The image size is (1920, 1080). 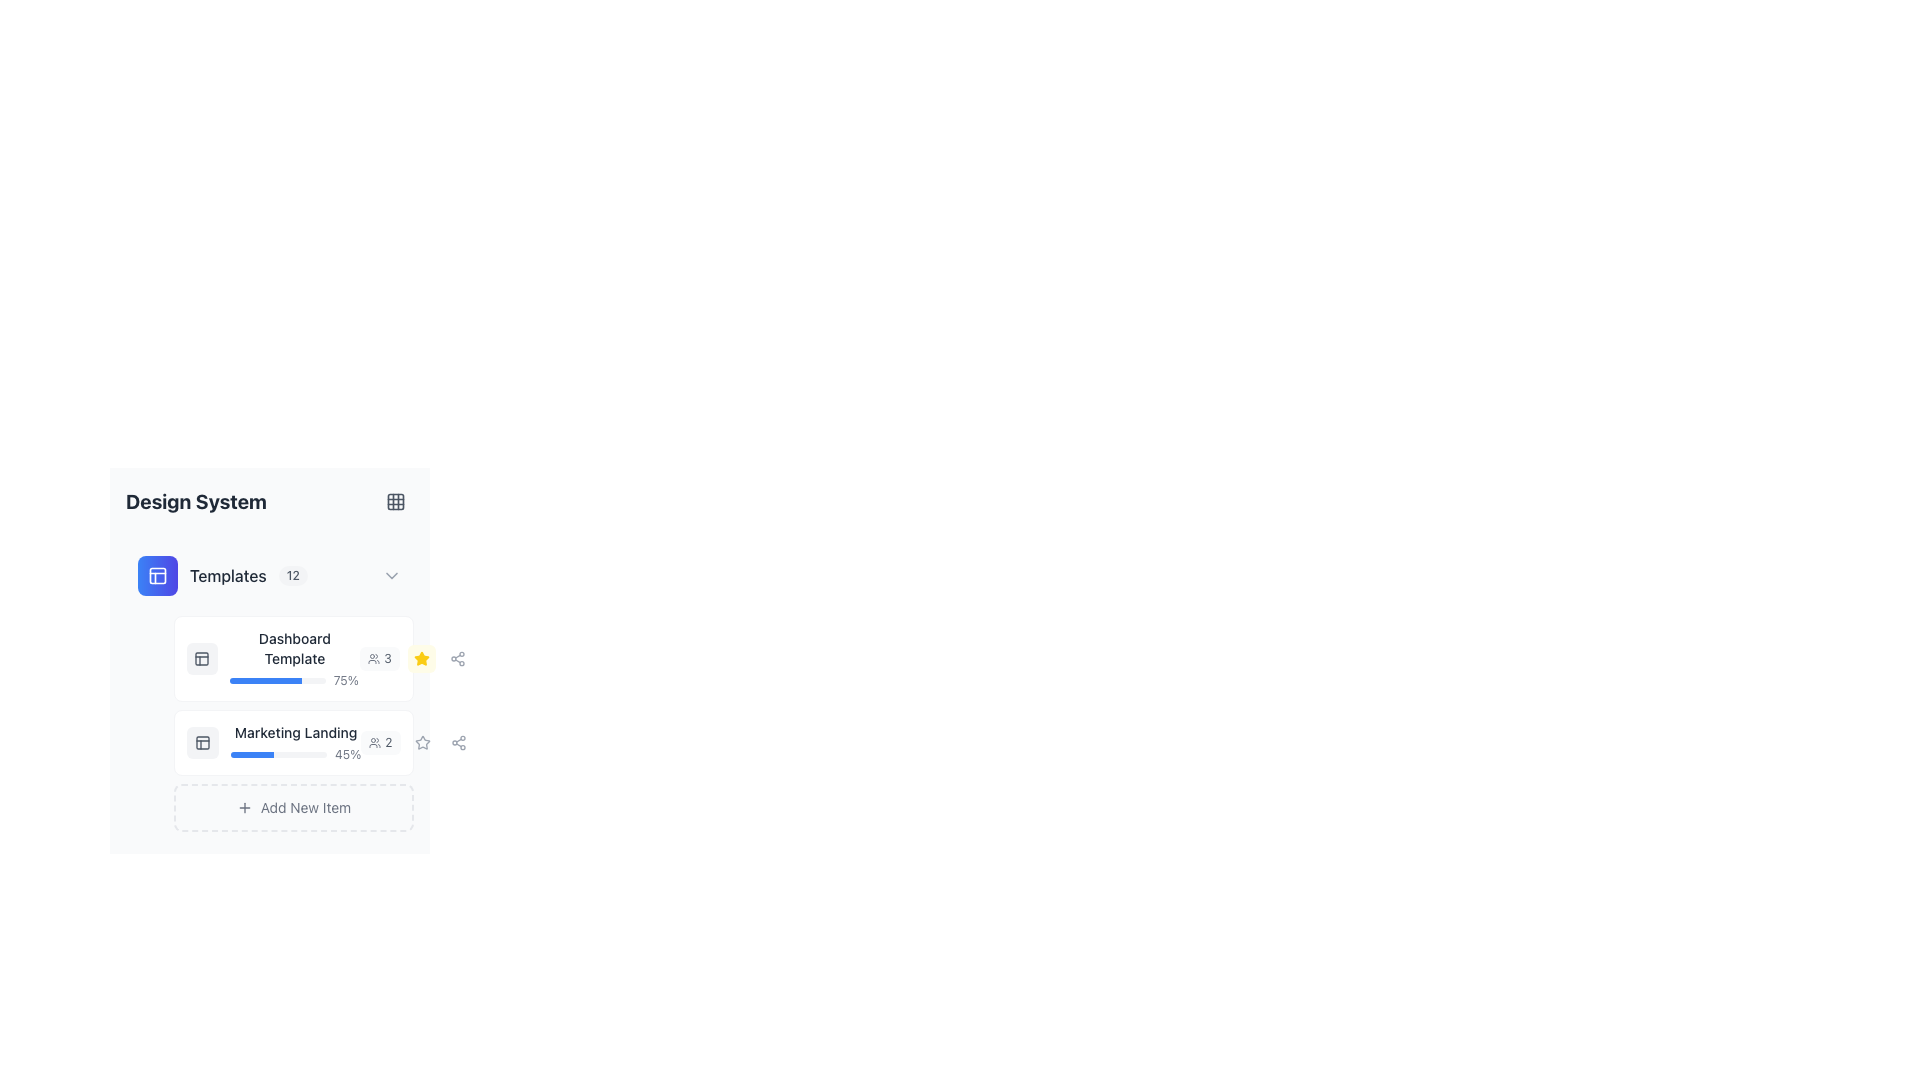 I want to click on the Icon Button, which resembles a share or connection icon with three connected circular nodes in a triangular pattern, to share the associated item, so click(x=457, y=743).